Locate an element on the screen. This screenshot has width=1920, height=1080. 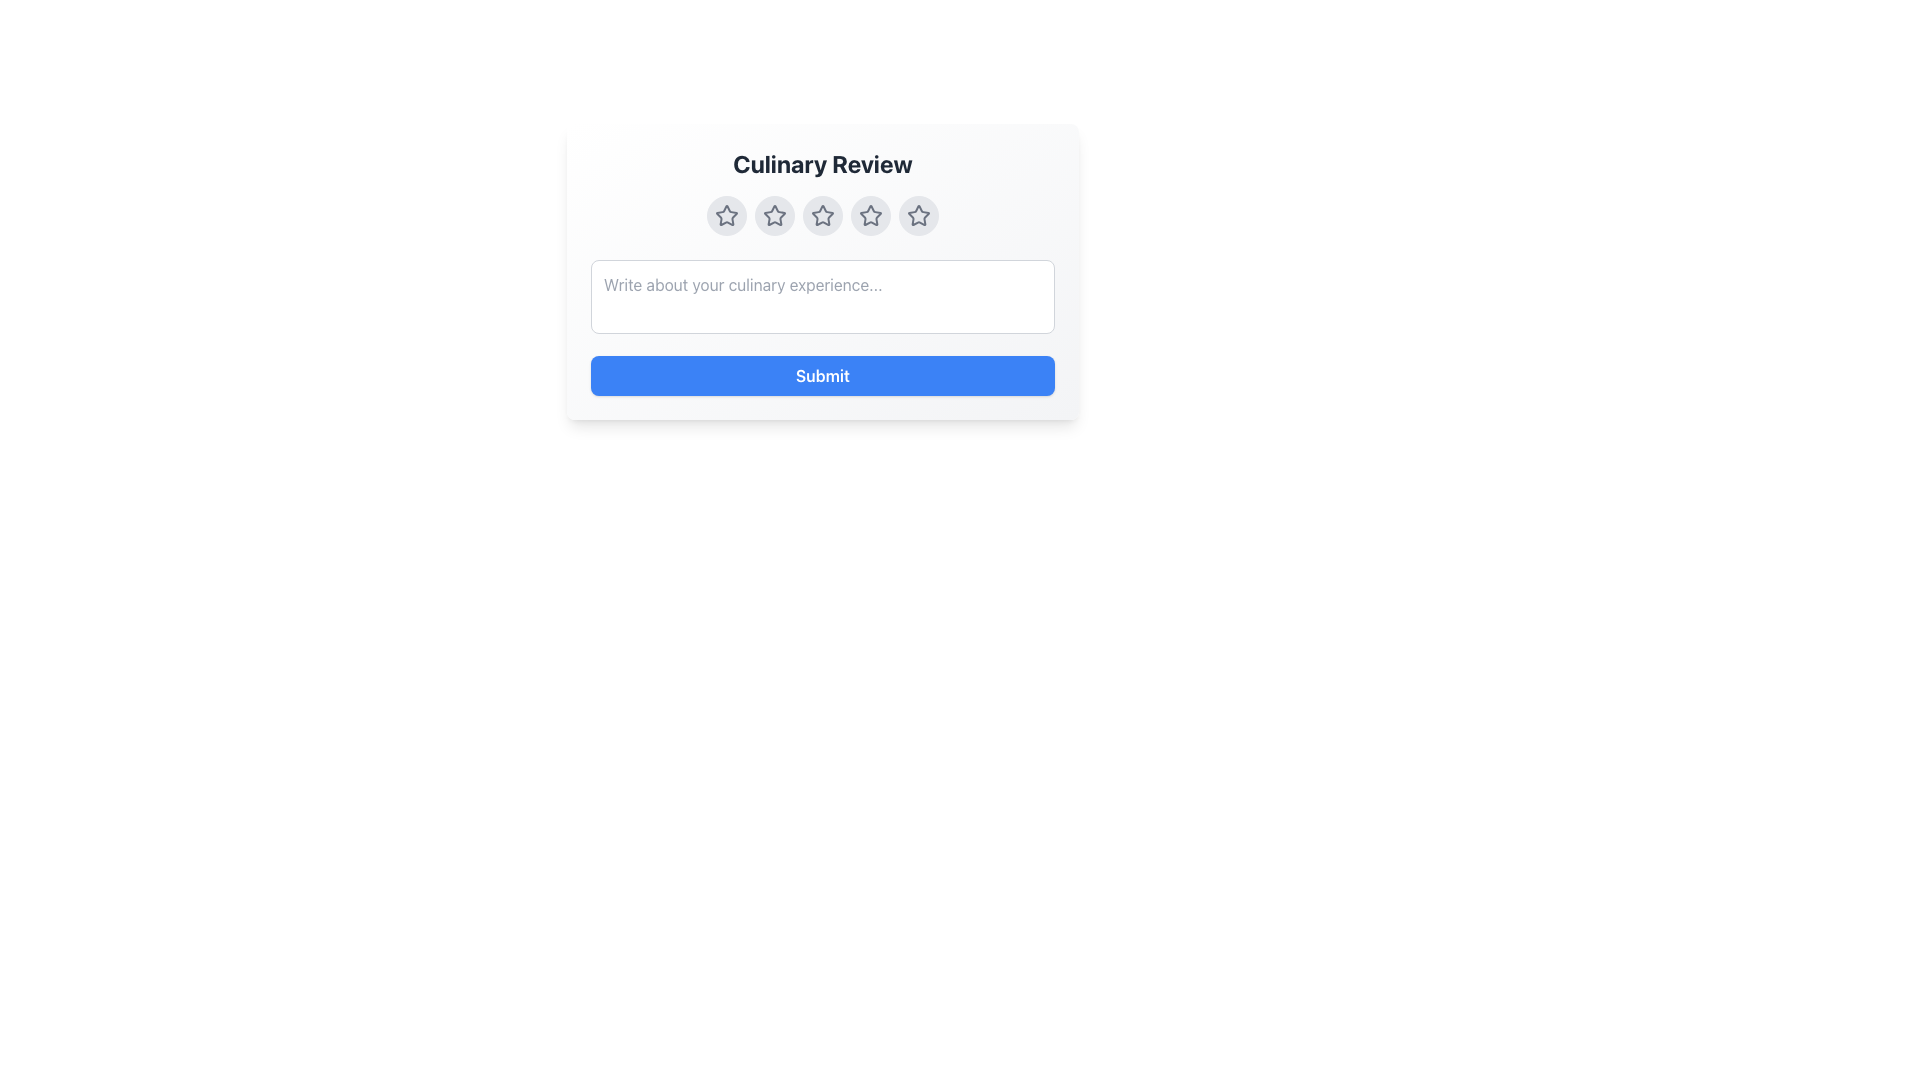
the 'Submit' button with a vibrant blue background and white bold text, located at the bottom of the 'Culinary Review' form is located at coordinates (822, 375).